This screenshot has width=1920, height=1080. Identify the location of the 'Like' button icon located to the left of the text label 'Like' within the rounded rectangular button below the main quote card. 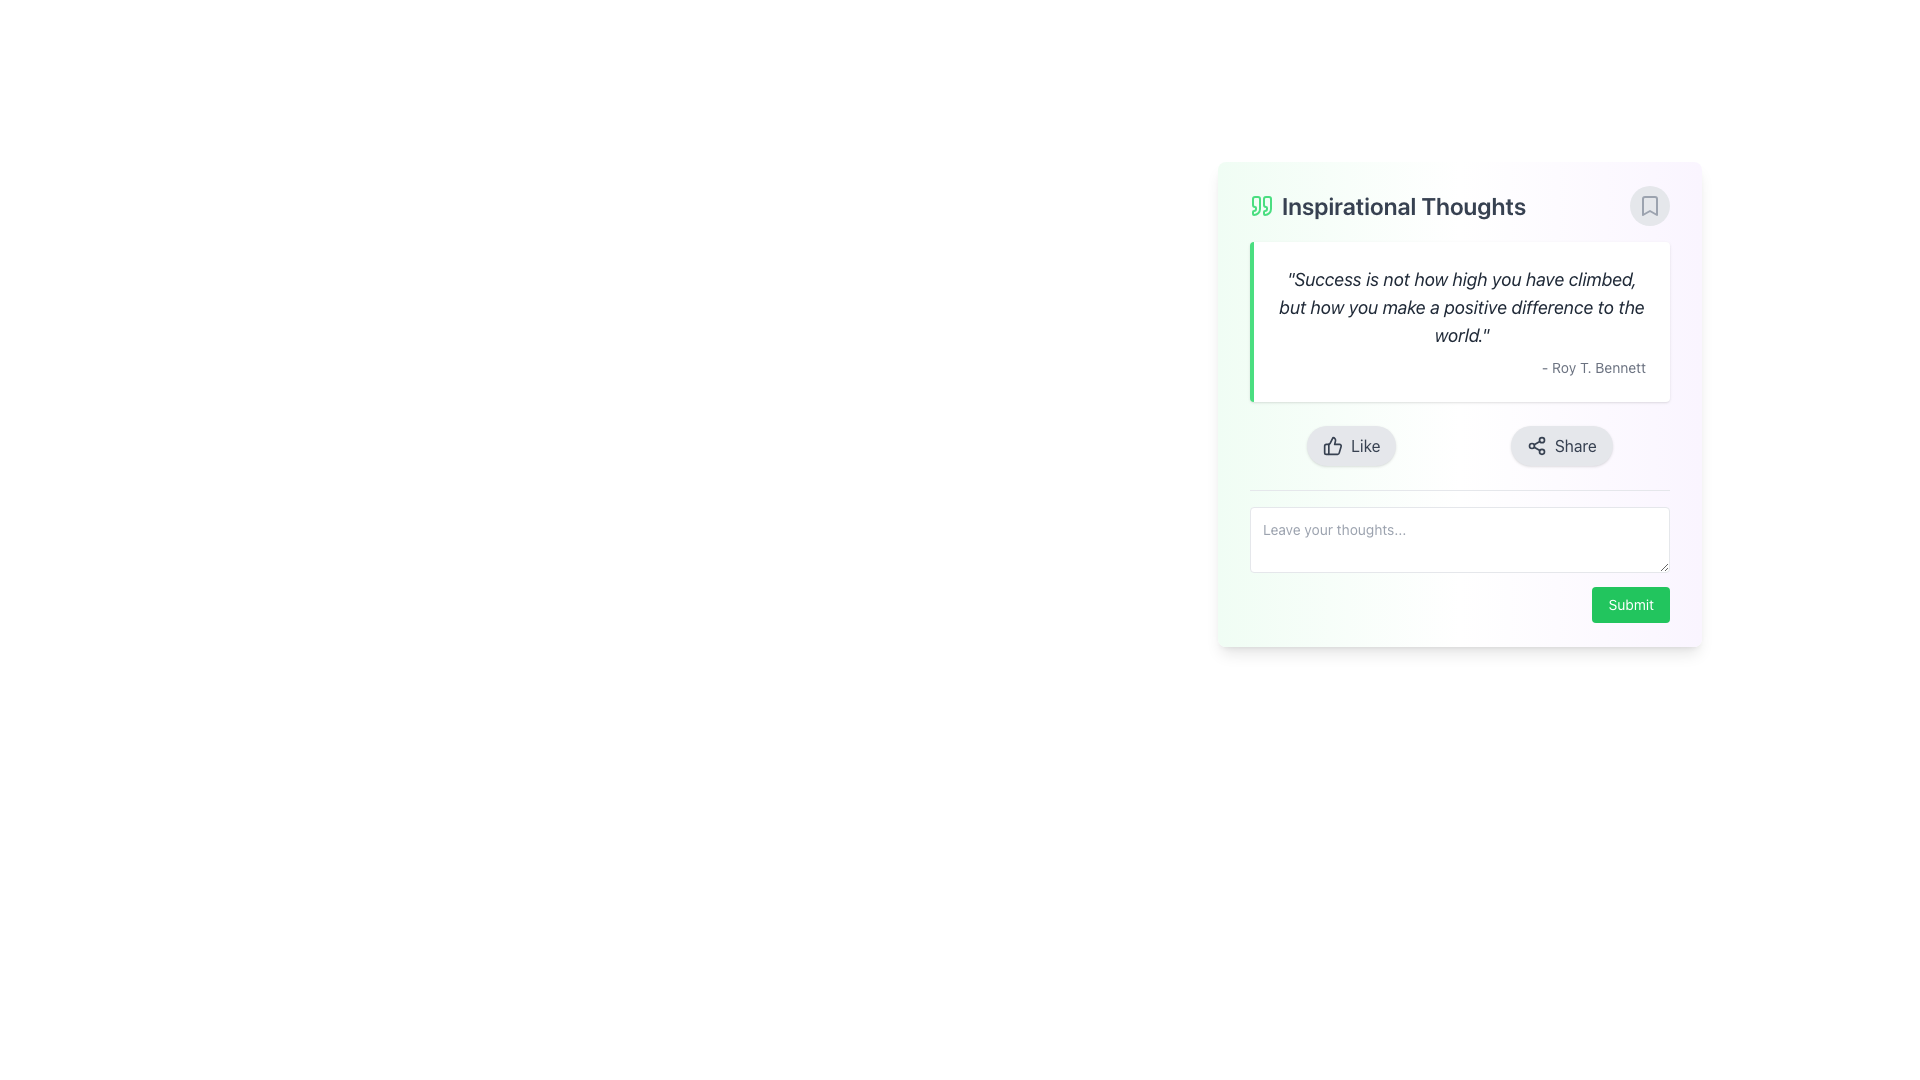
(1333, 445).